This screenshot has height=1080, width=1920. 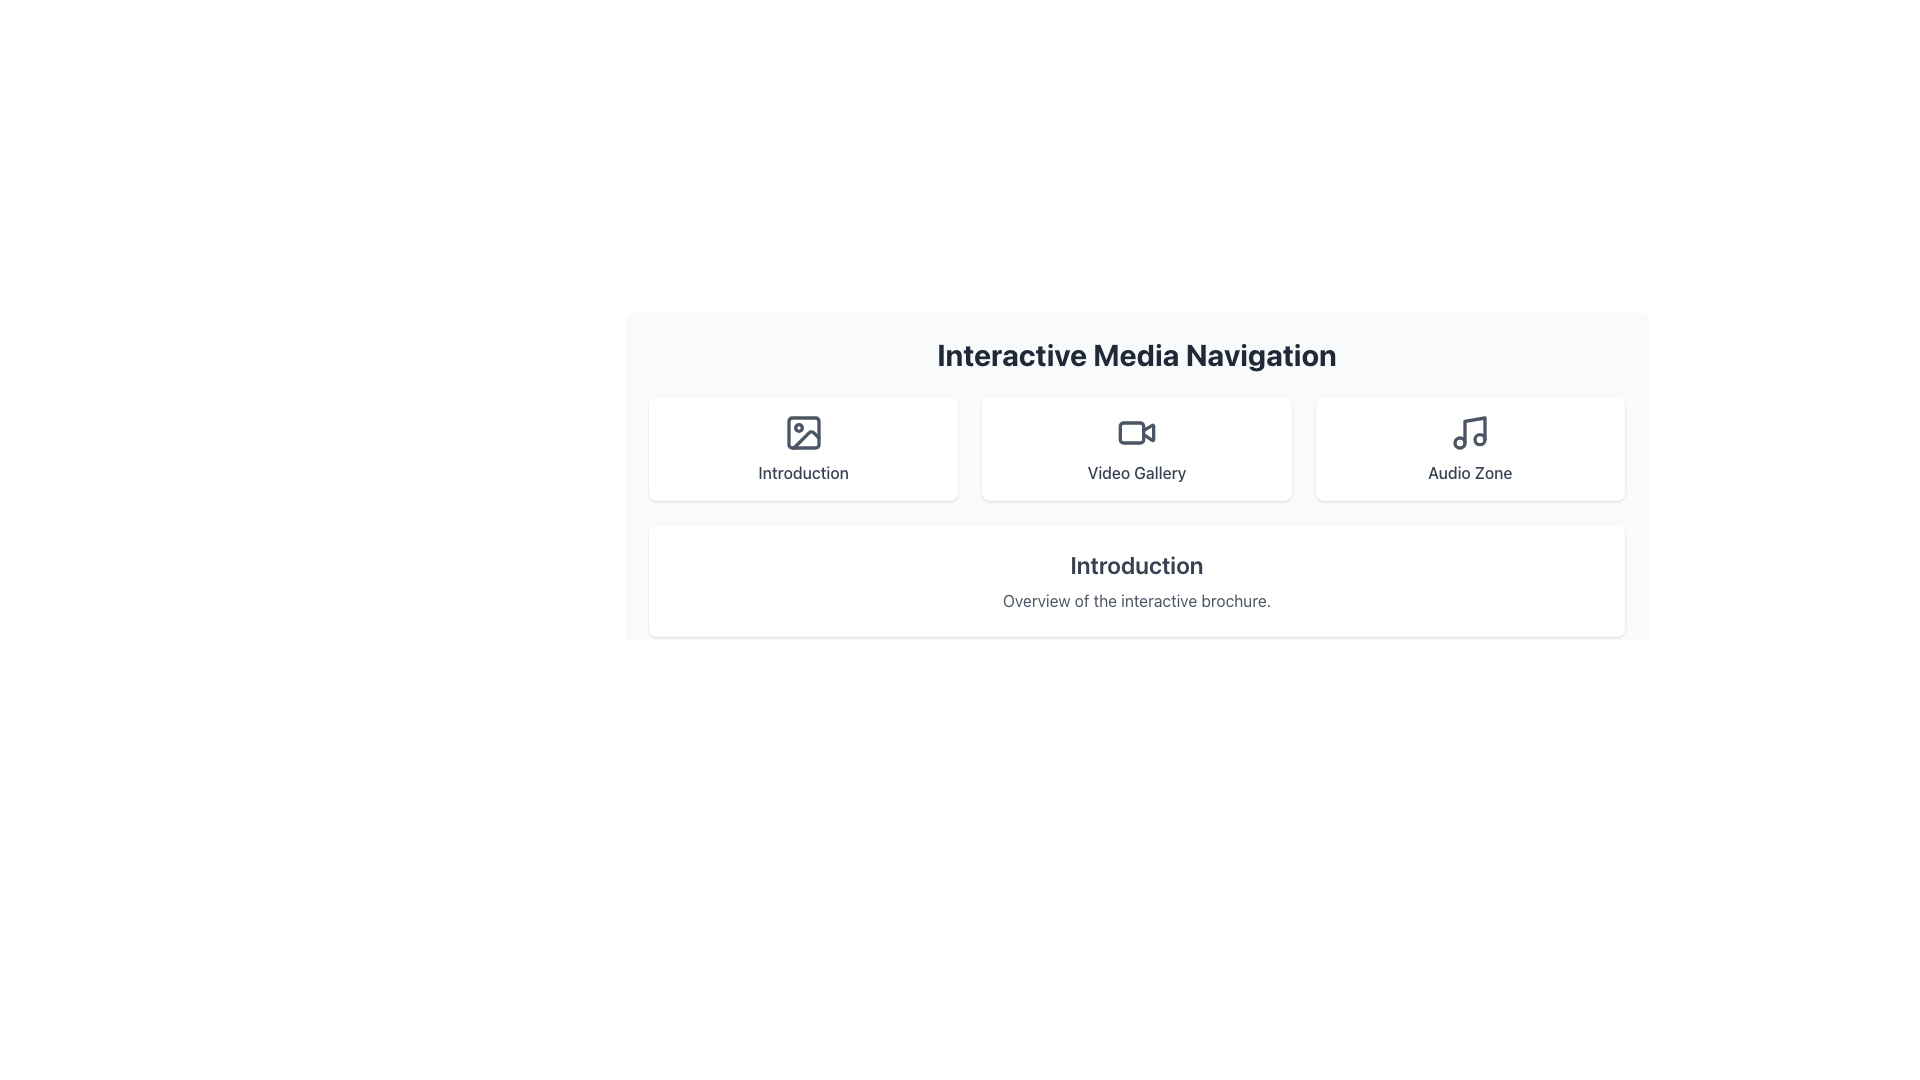 What do you see at coordinates (803, 431) in the screenshot?
I see `the decorative icon representing the 'Introduction' tile, located in the top-left tile of a three-tile horizontal layout, positioned above the label 'Introduction'` at bounding box center [803, 431].